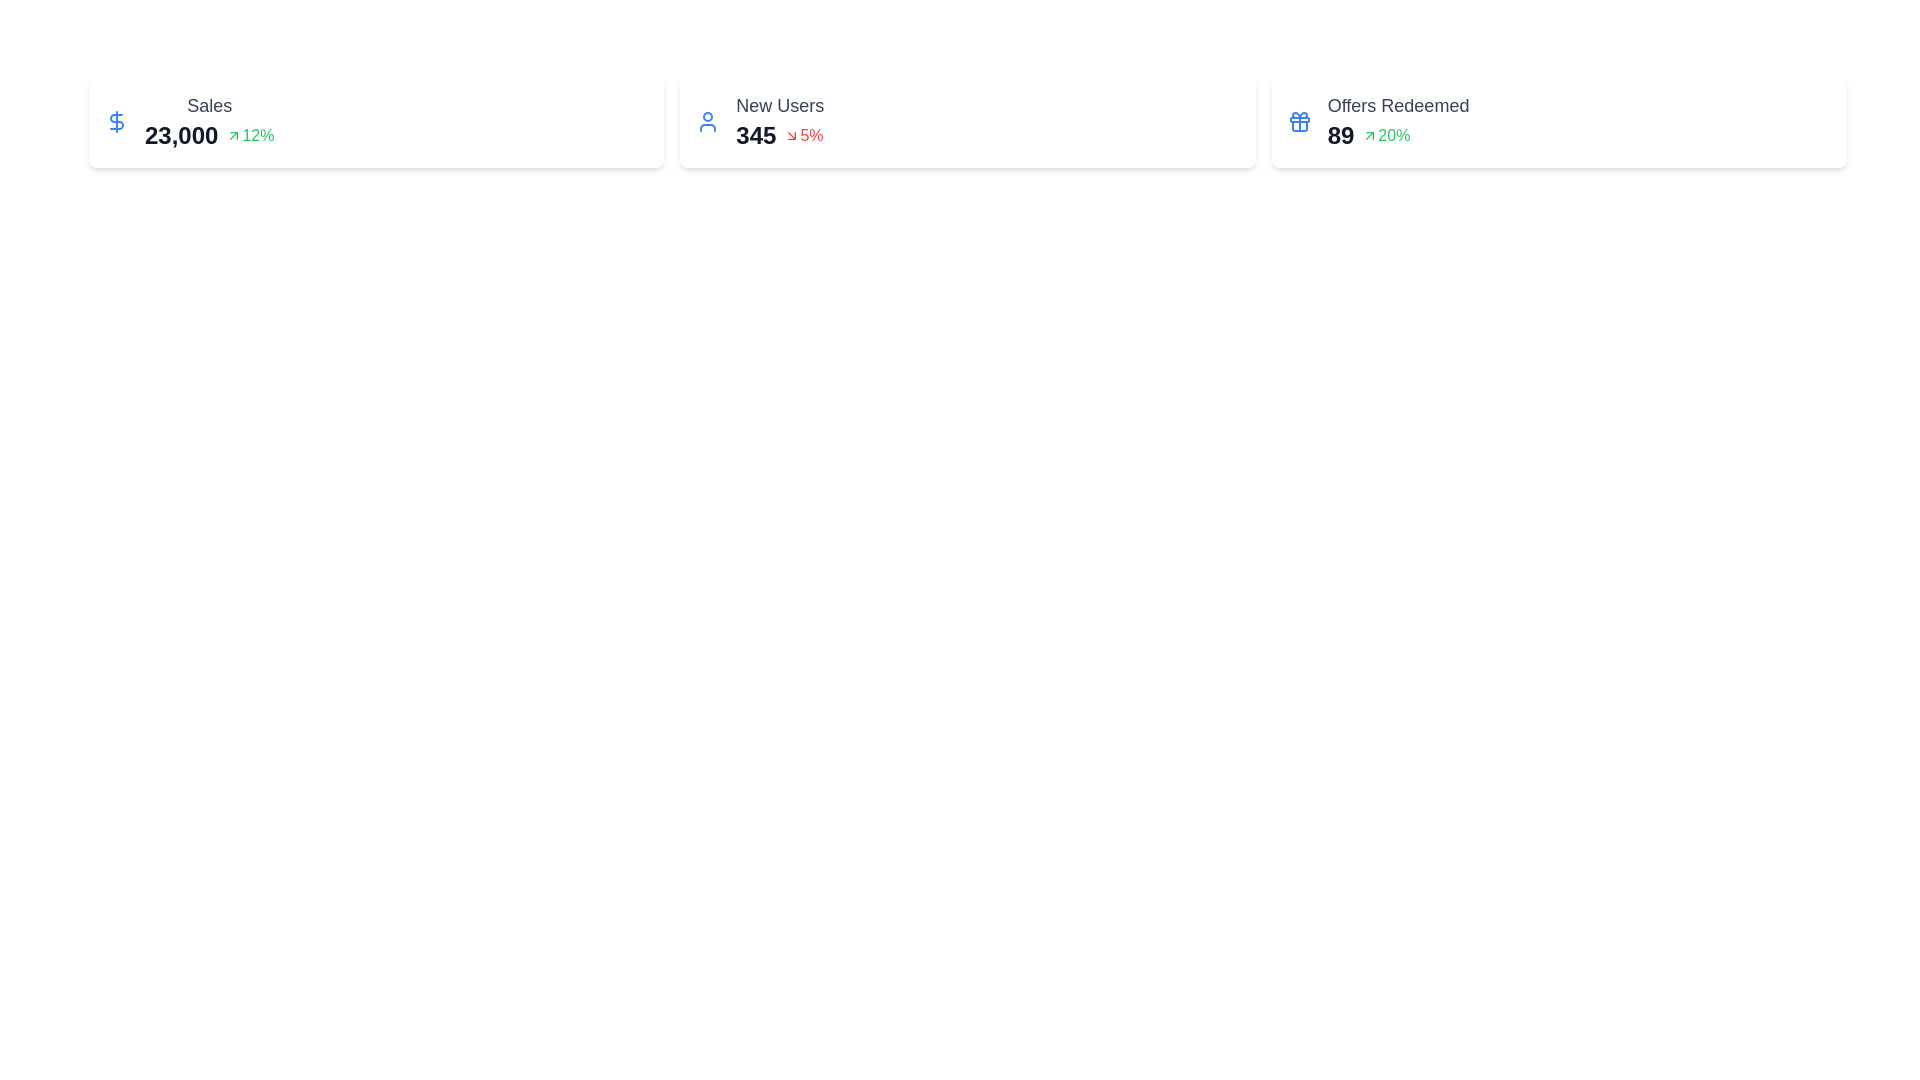  Describe the element at coordinates (779, 135) in the screenshot. I see `the displayed data in the stat display for 'New Users', which shows '345' and a negative change of '5%'` at that location.